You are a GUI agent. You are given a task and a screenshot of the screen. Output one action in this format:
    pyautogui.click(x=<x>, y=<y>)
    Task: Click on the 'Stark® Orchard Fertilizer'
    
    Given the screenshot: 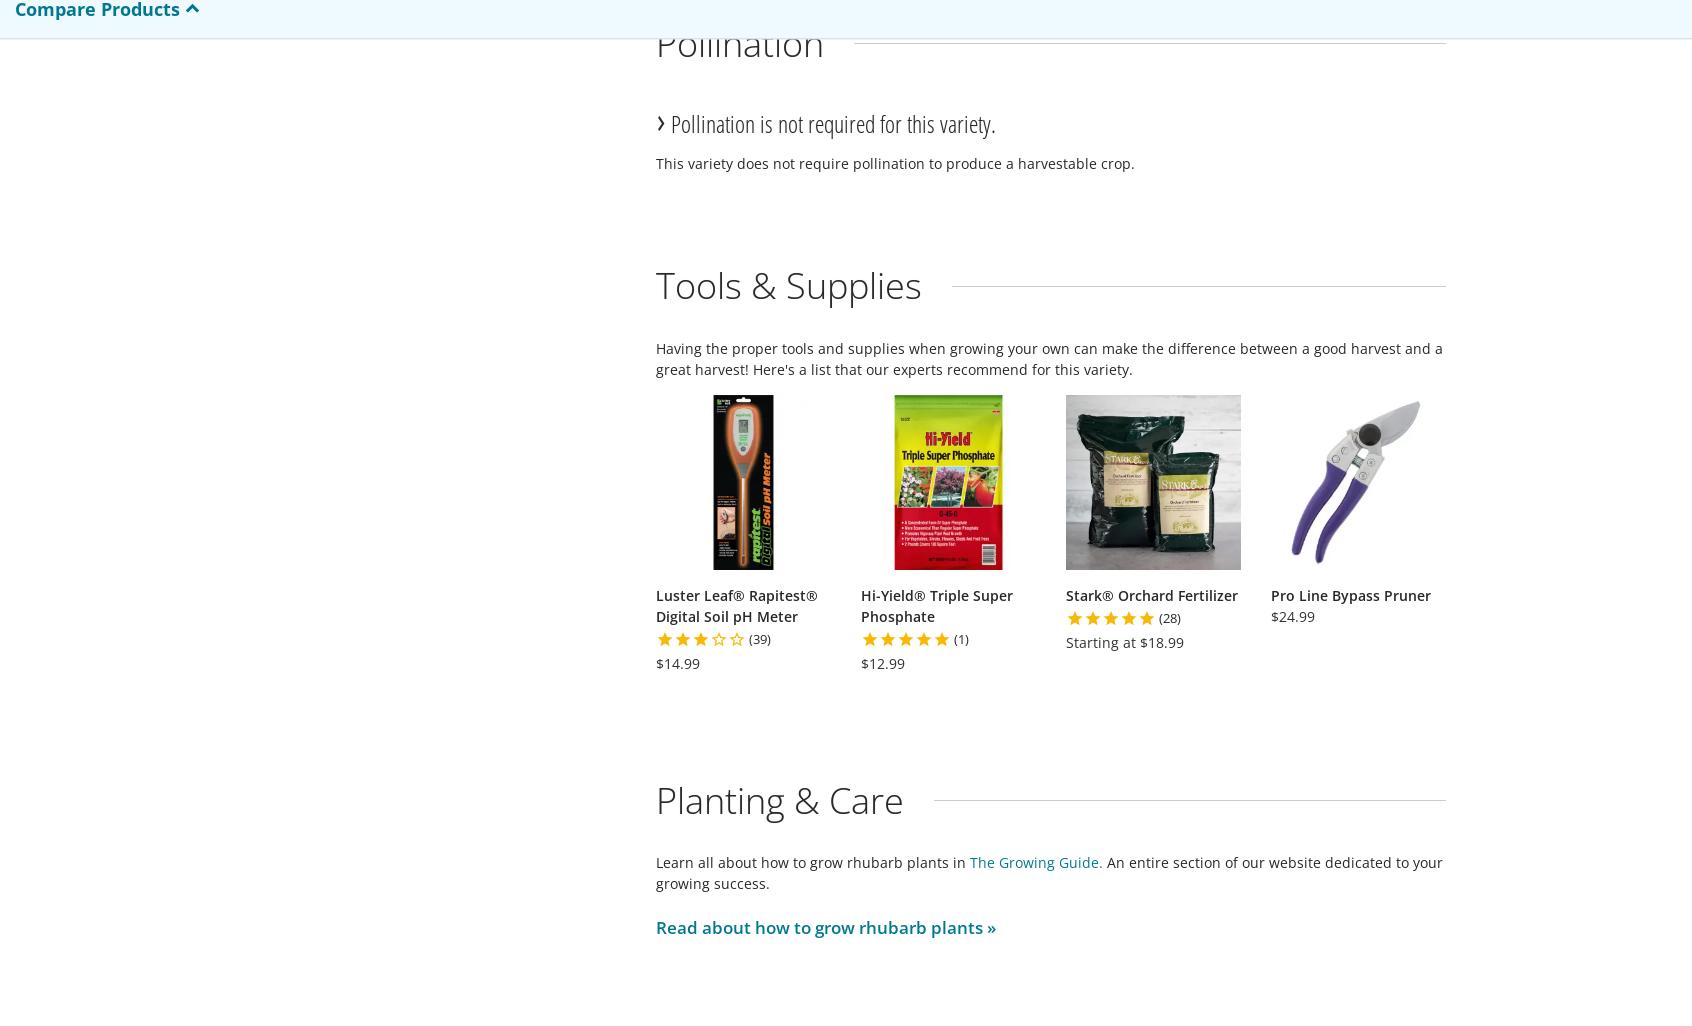 What is the action you would take?
    pyautogui.click(x=1151, y=593)
    